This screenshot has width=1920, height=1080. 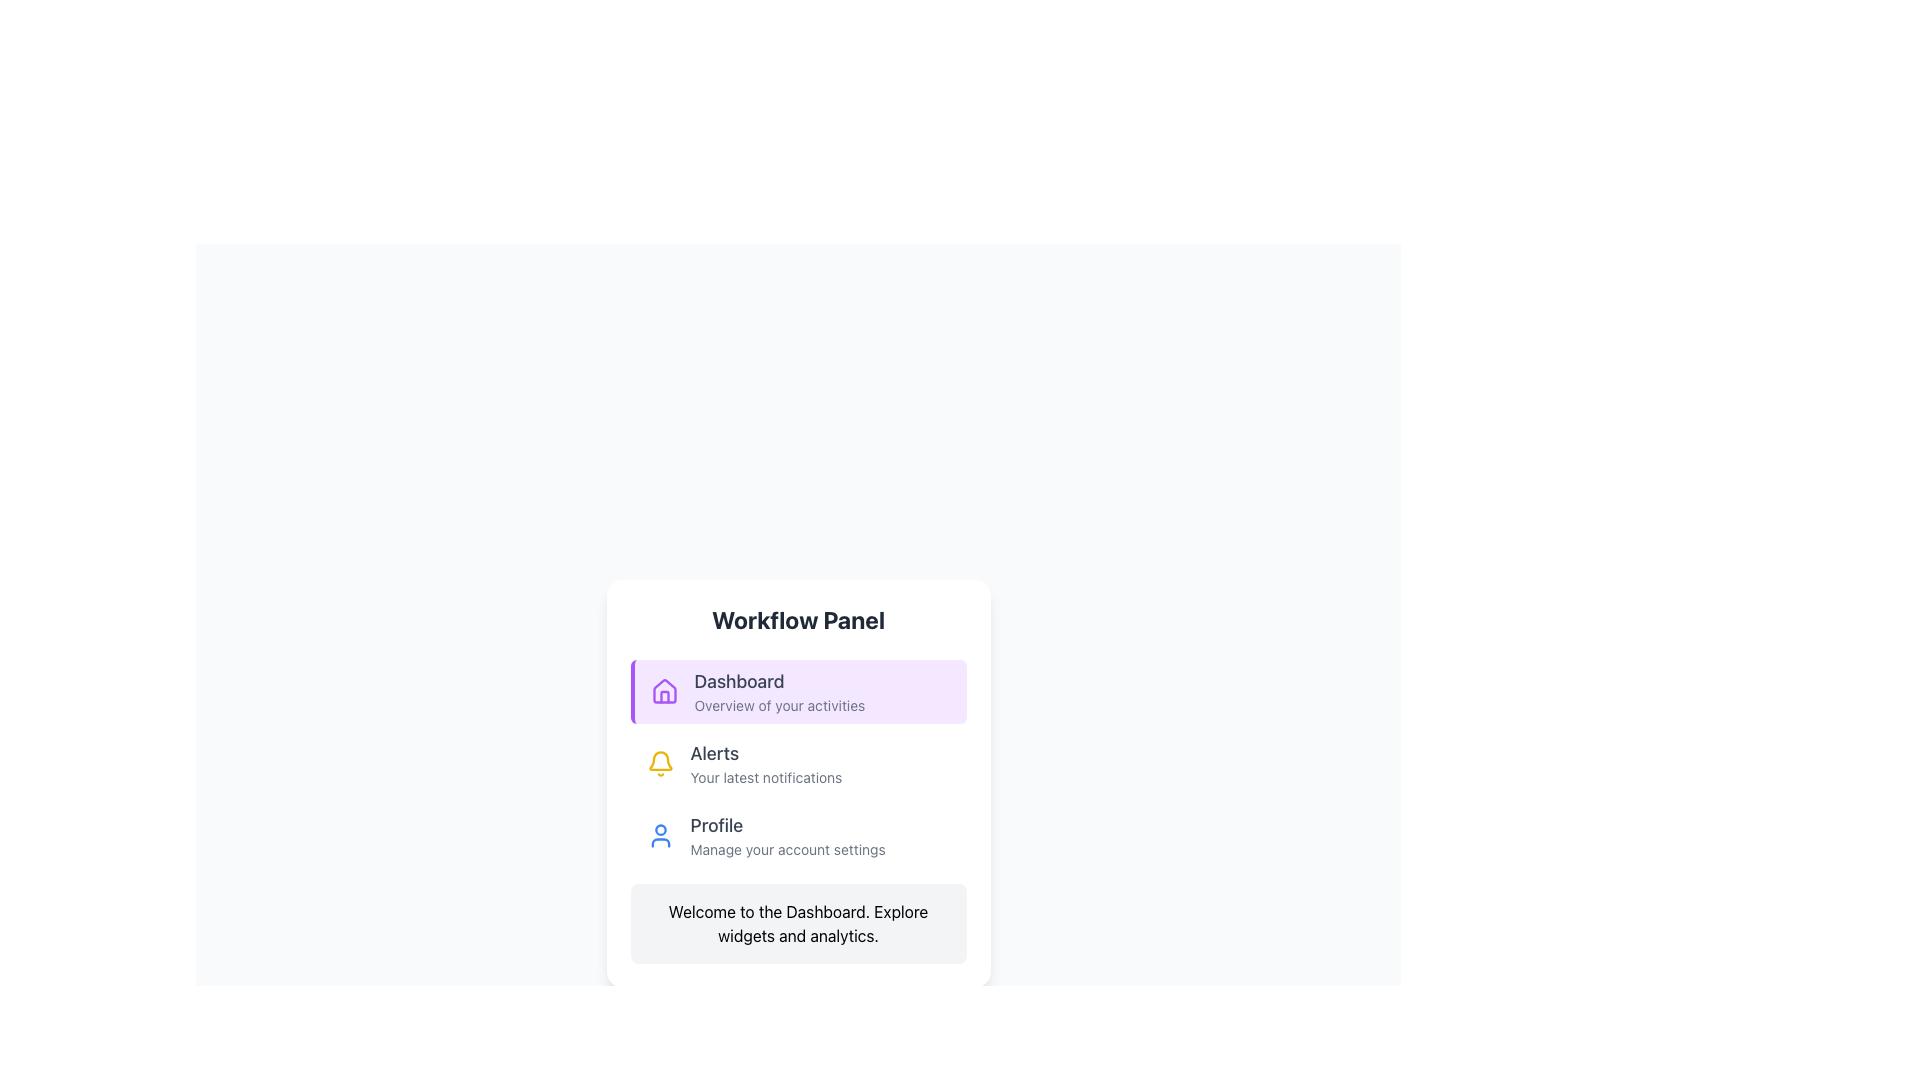 I want to click on the bell icon in the vertical menu, so click(x=660, y=761).